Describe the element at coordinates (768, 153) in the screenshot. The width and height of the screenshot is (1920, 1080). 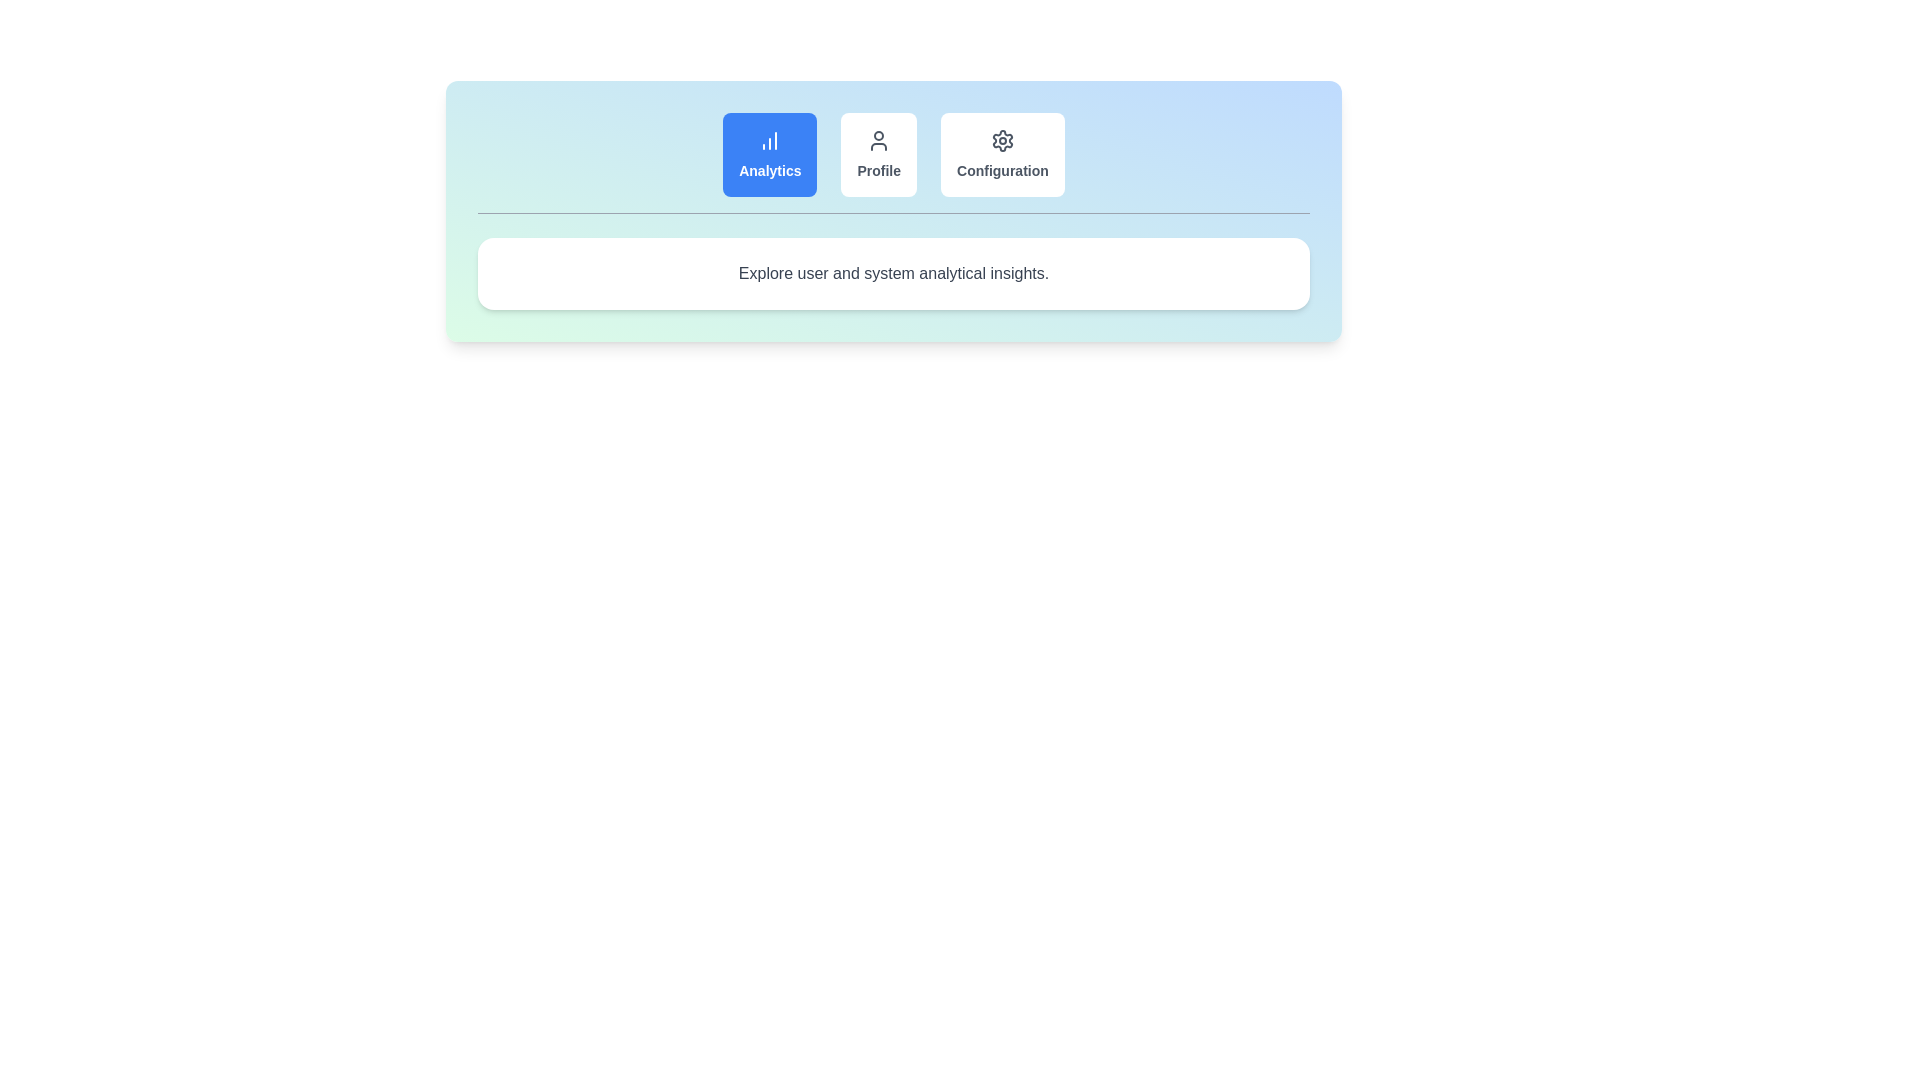
I see `the tab labeled Analytics to view its content` at that location.